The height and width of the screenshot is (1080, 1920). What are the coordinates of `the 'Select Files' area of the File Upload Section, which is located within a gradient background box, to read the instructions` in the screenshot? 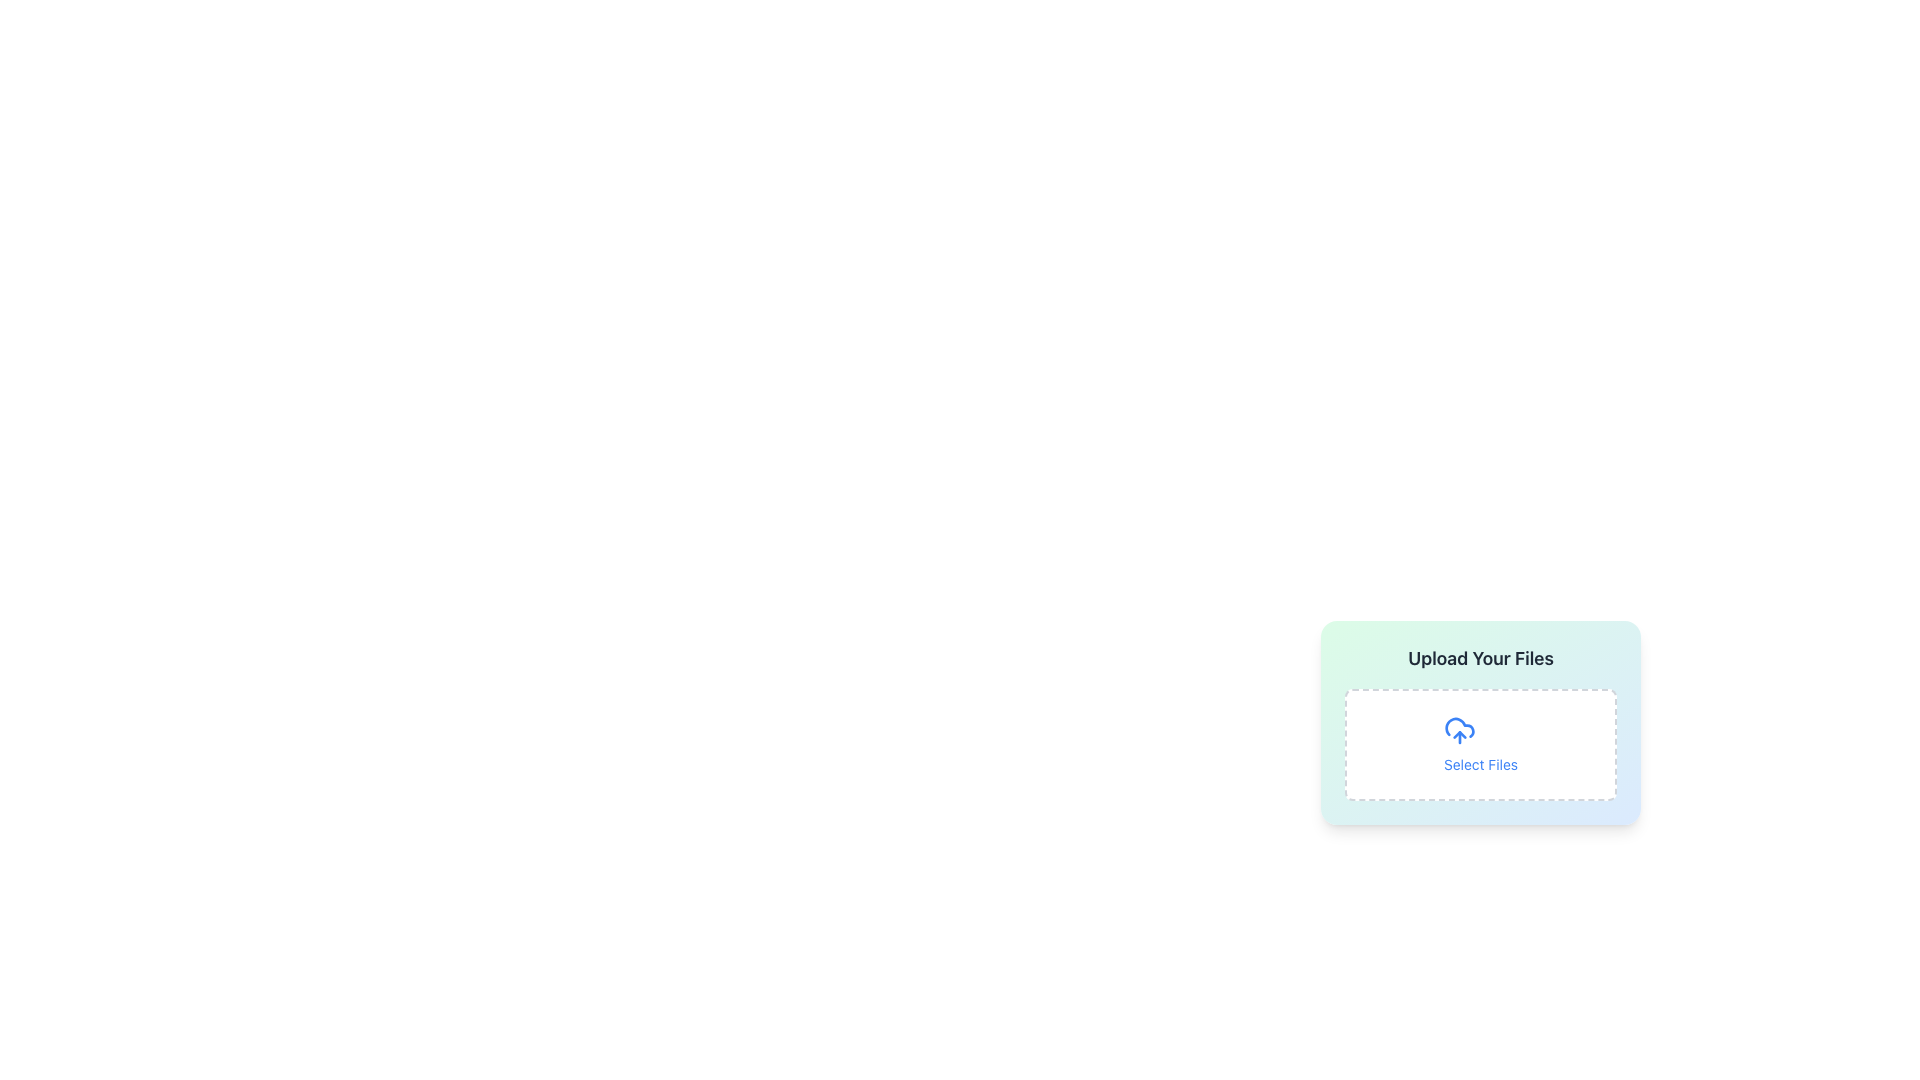 It's located at (1481, 763).